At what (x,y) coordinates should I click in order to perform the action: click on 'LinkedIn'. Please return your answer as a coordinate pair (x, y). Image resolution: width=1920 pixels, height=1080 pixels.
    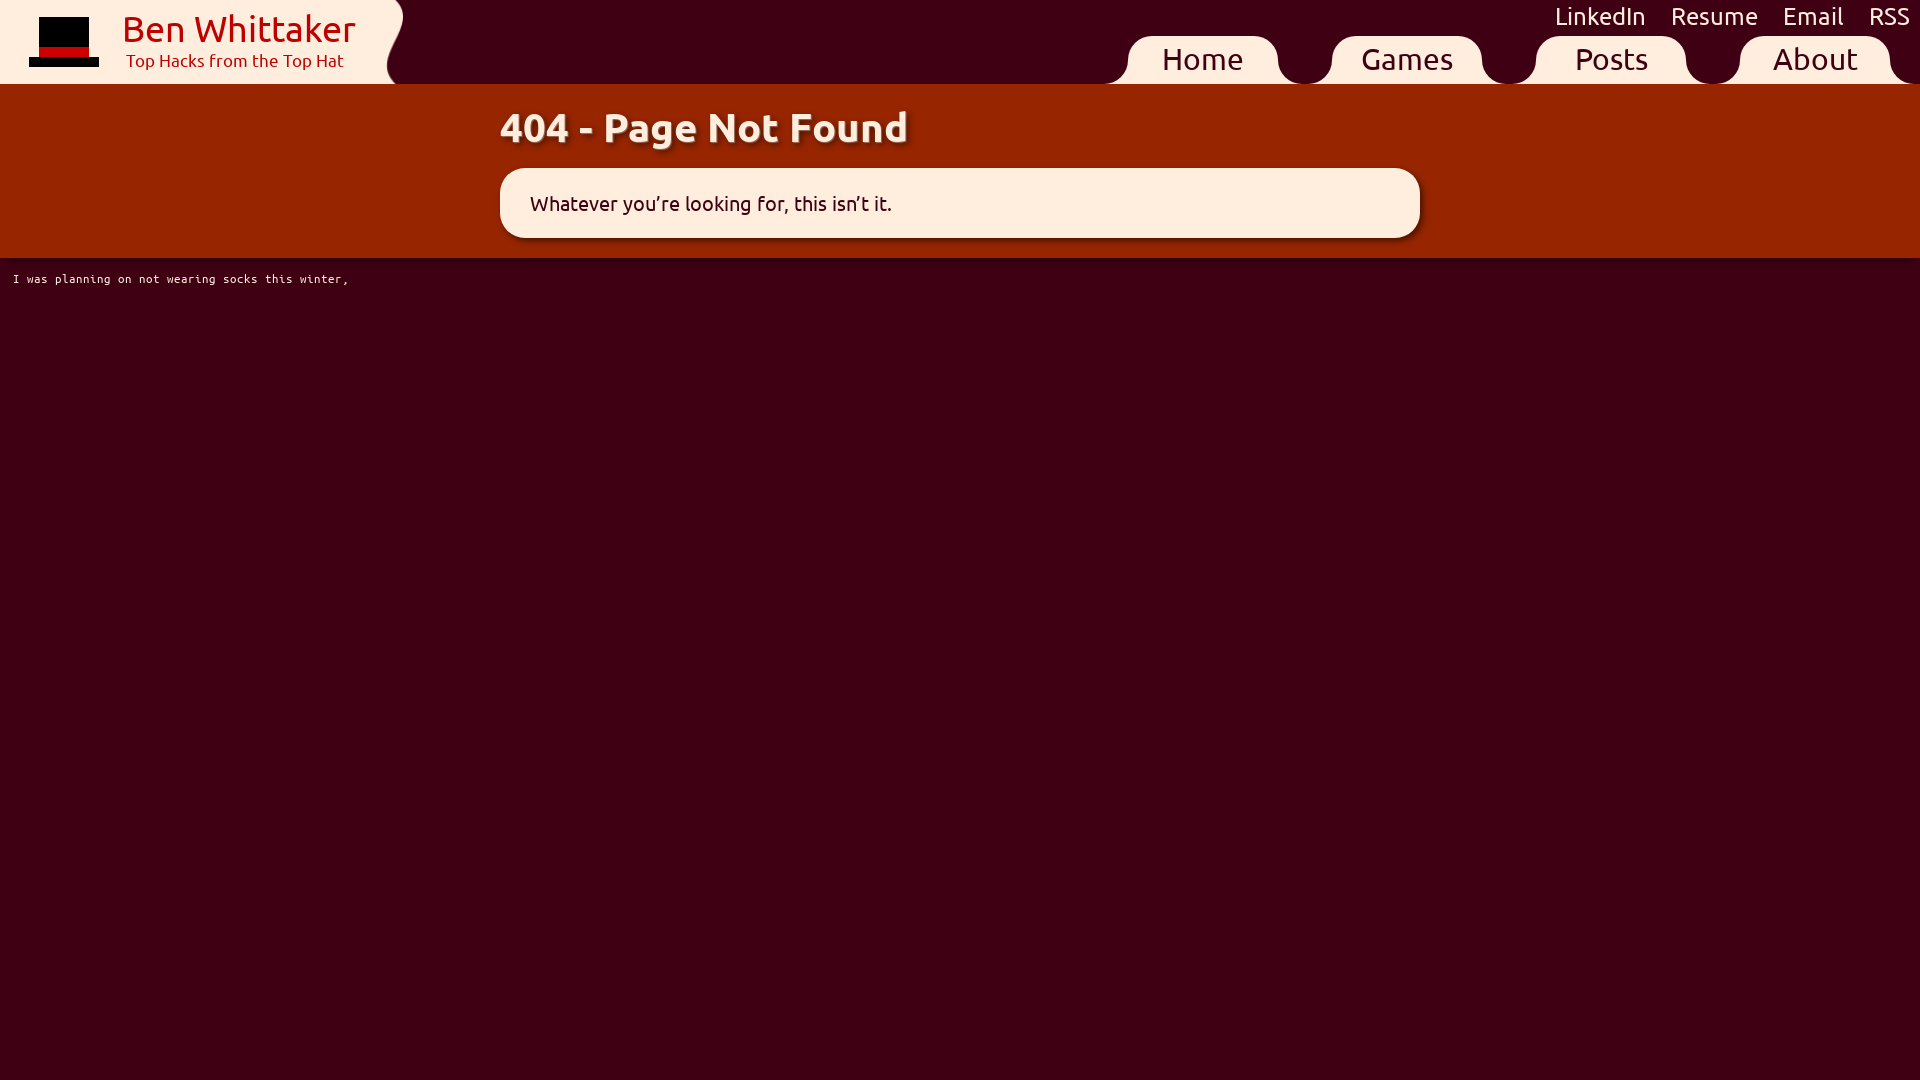
    Looking at the image, I should click on (1554, 15).